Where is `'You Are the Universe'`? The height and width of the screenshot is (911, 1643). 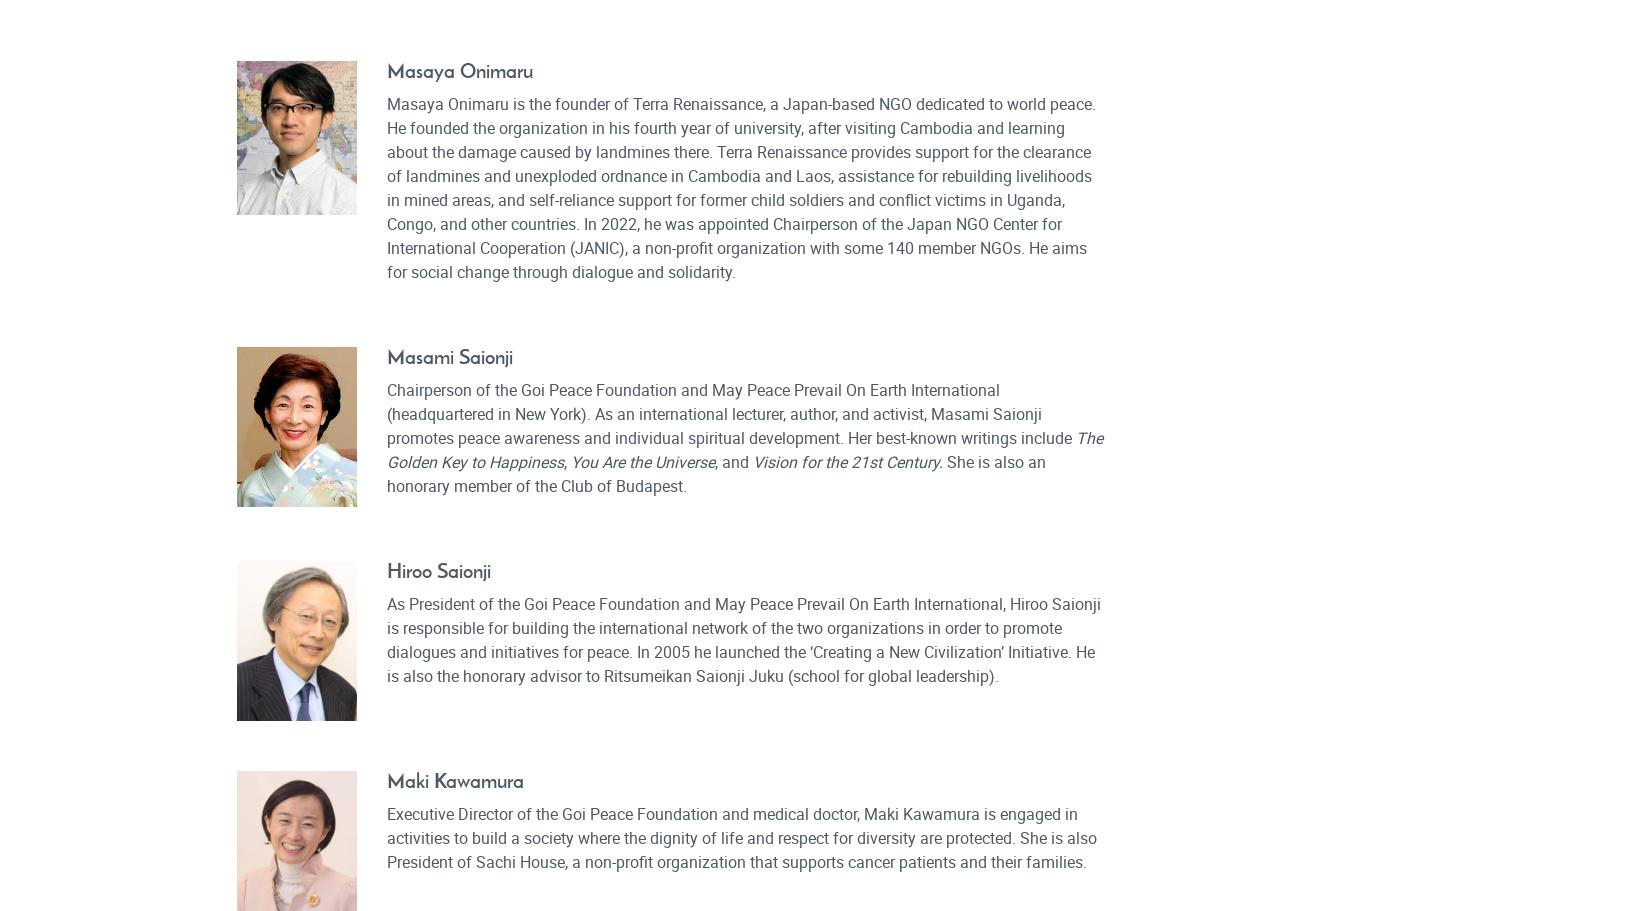
'You Are the Universe' is located at coordinates (640, 460).